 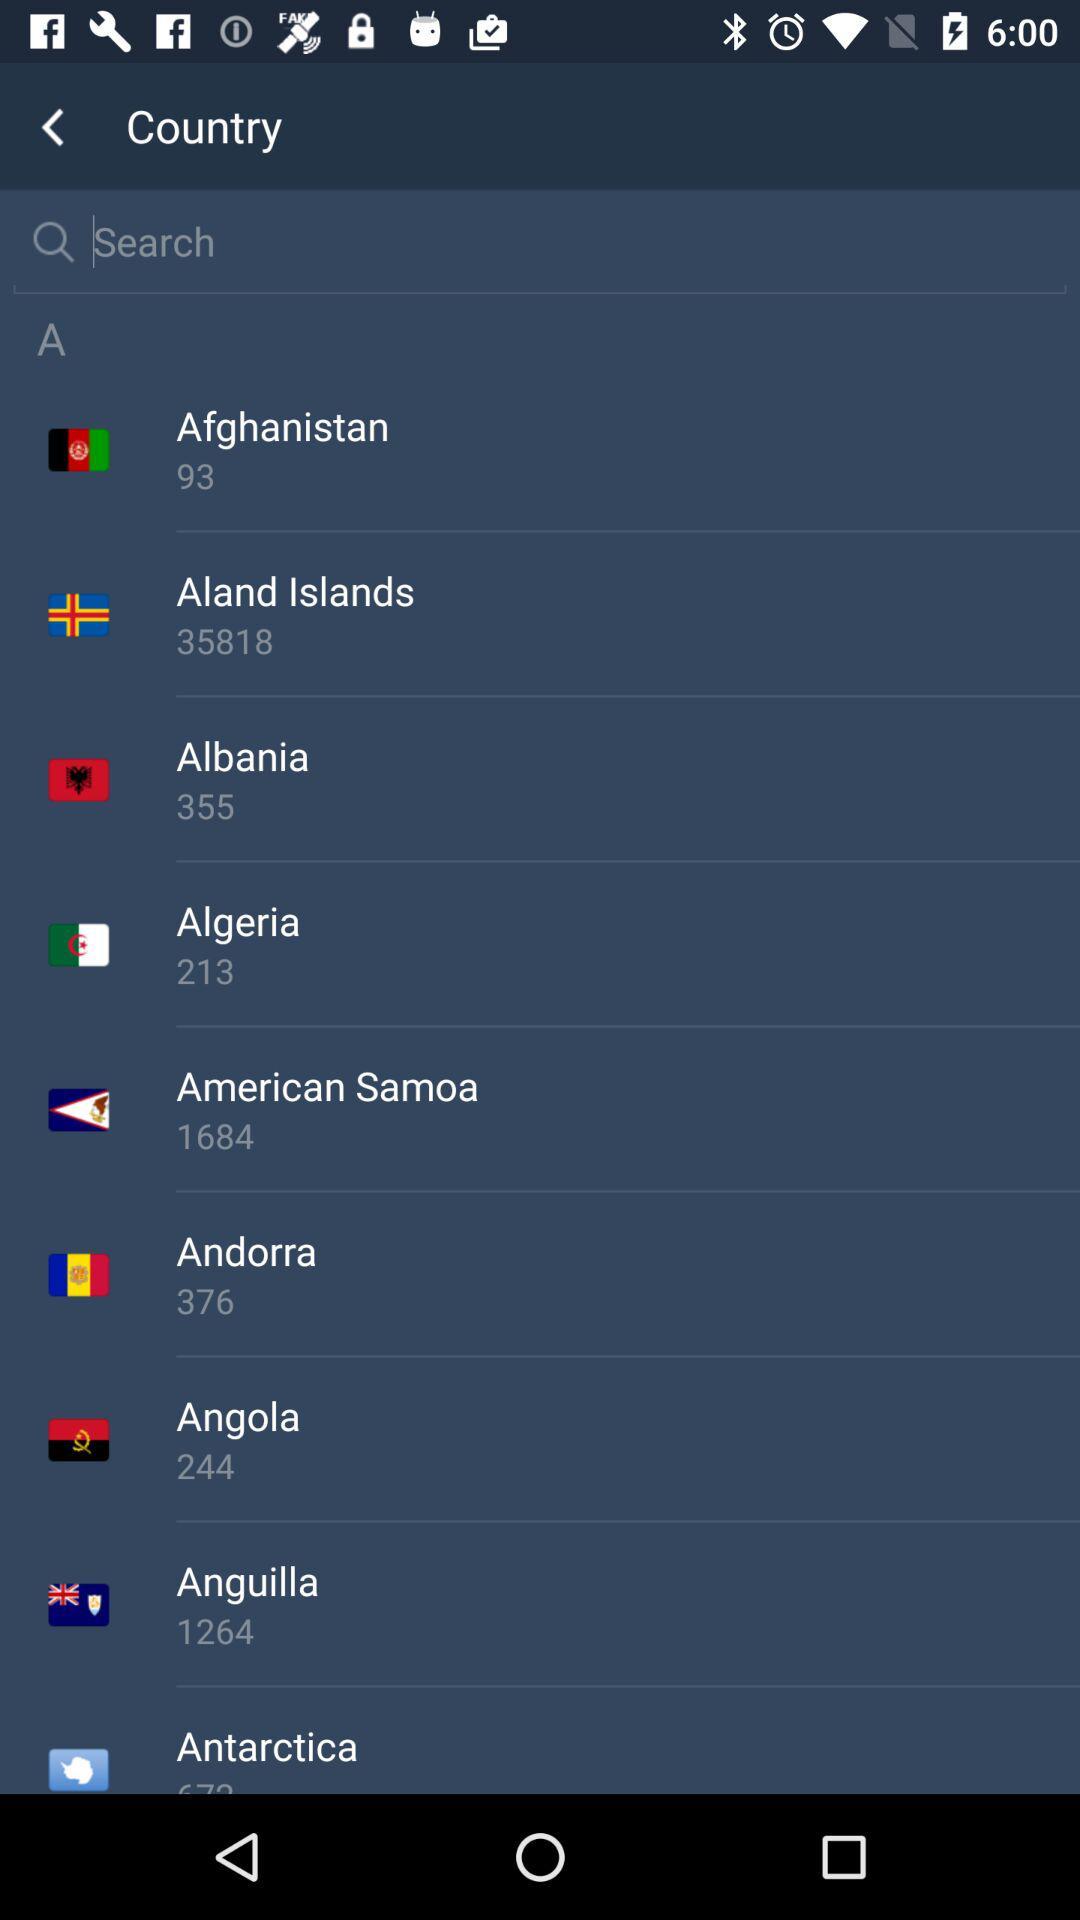 I want to click on the aland islands icon, so click(x=627, y=589).